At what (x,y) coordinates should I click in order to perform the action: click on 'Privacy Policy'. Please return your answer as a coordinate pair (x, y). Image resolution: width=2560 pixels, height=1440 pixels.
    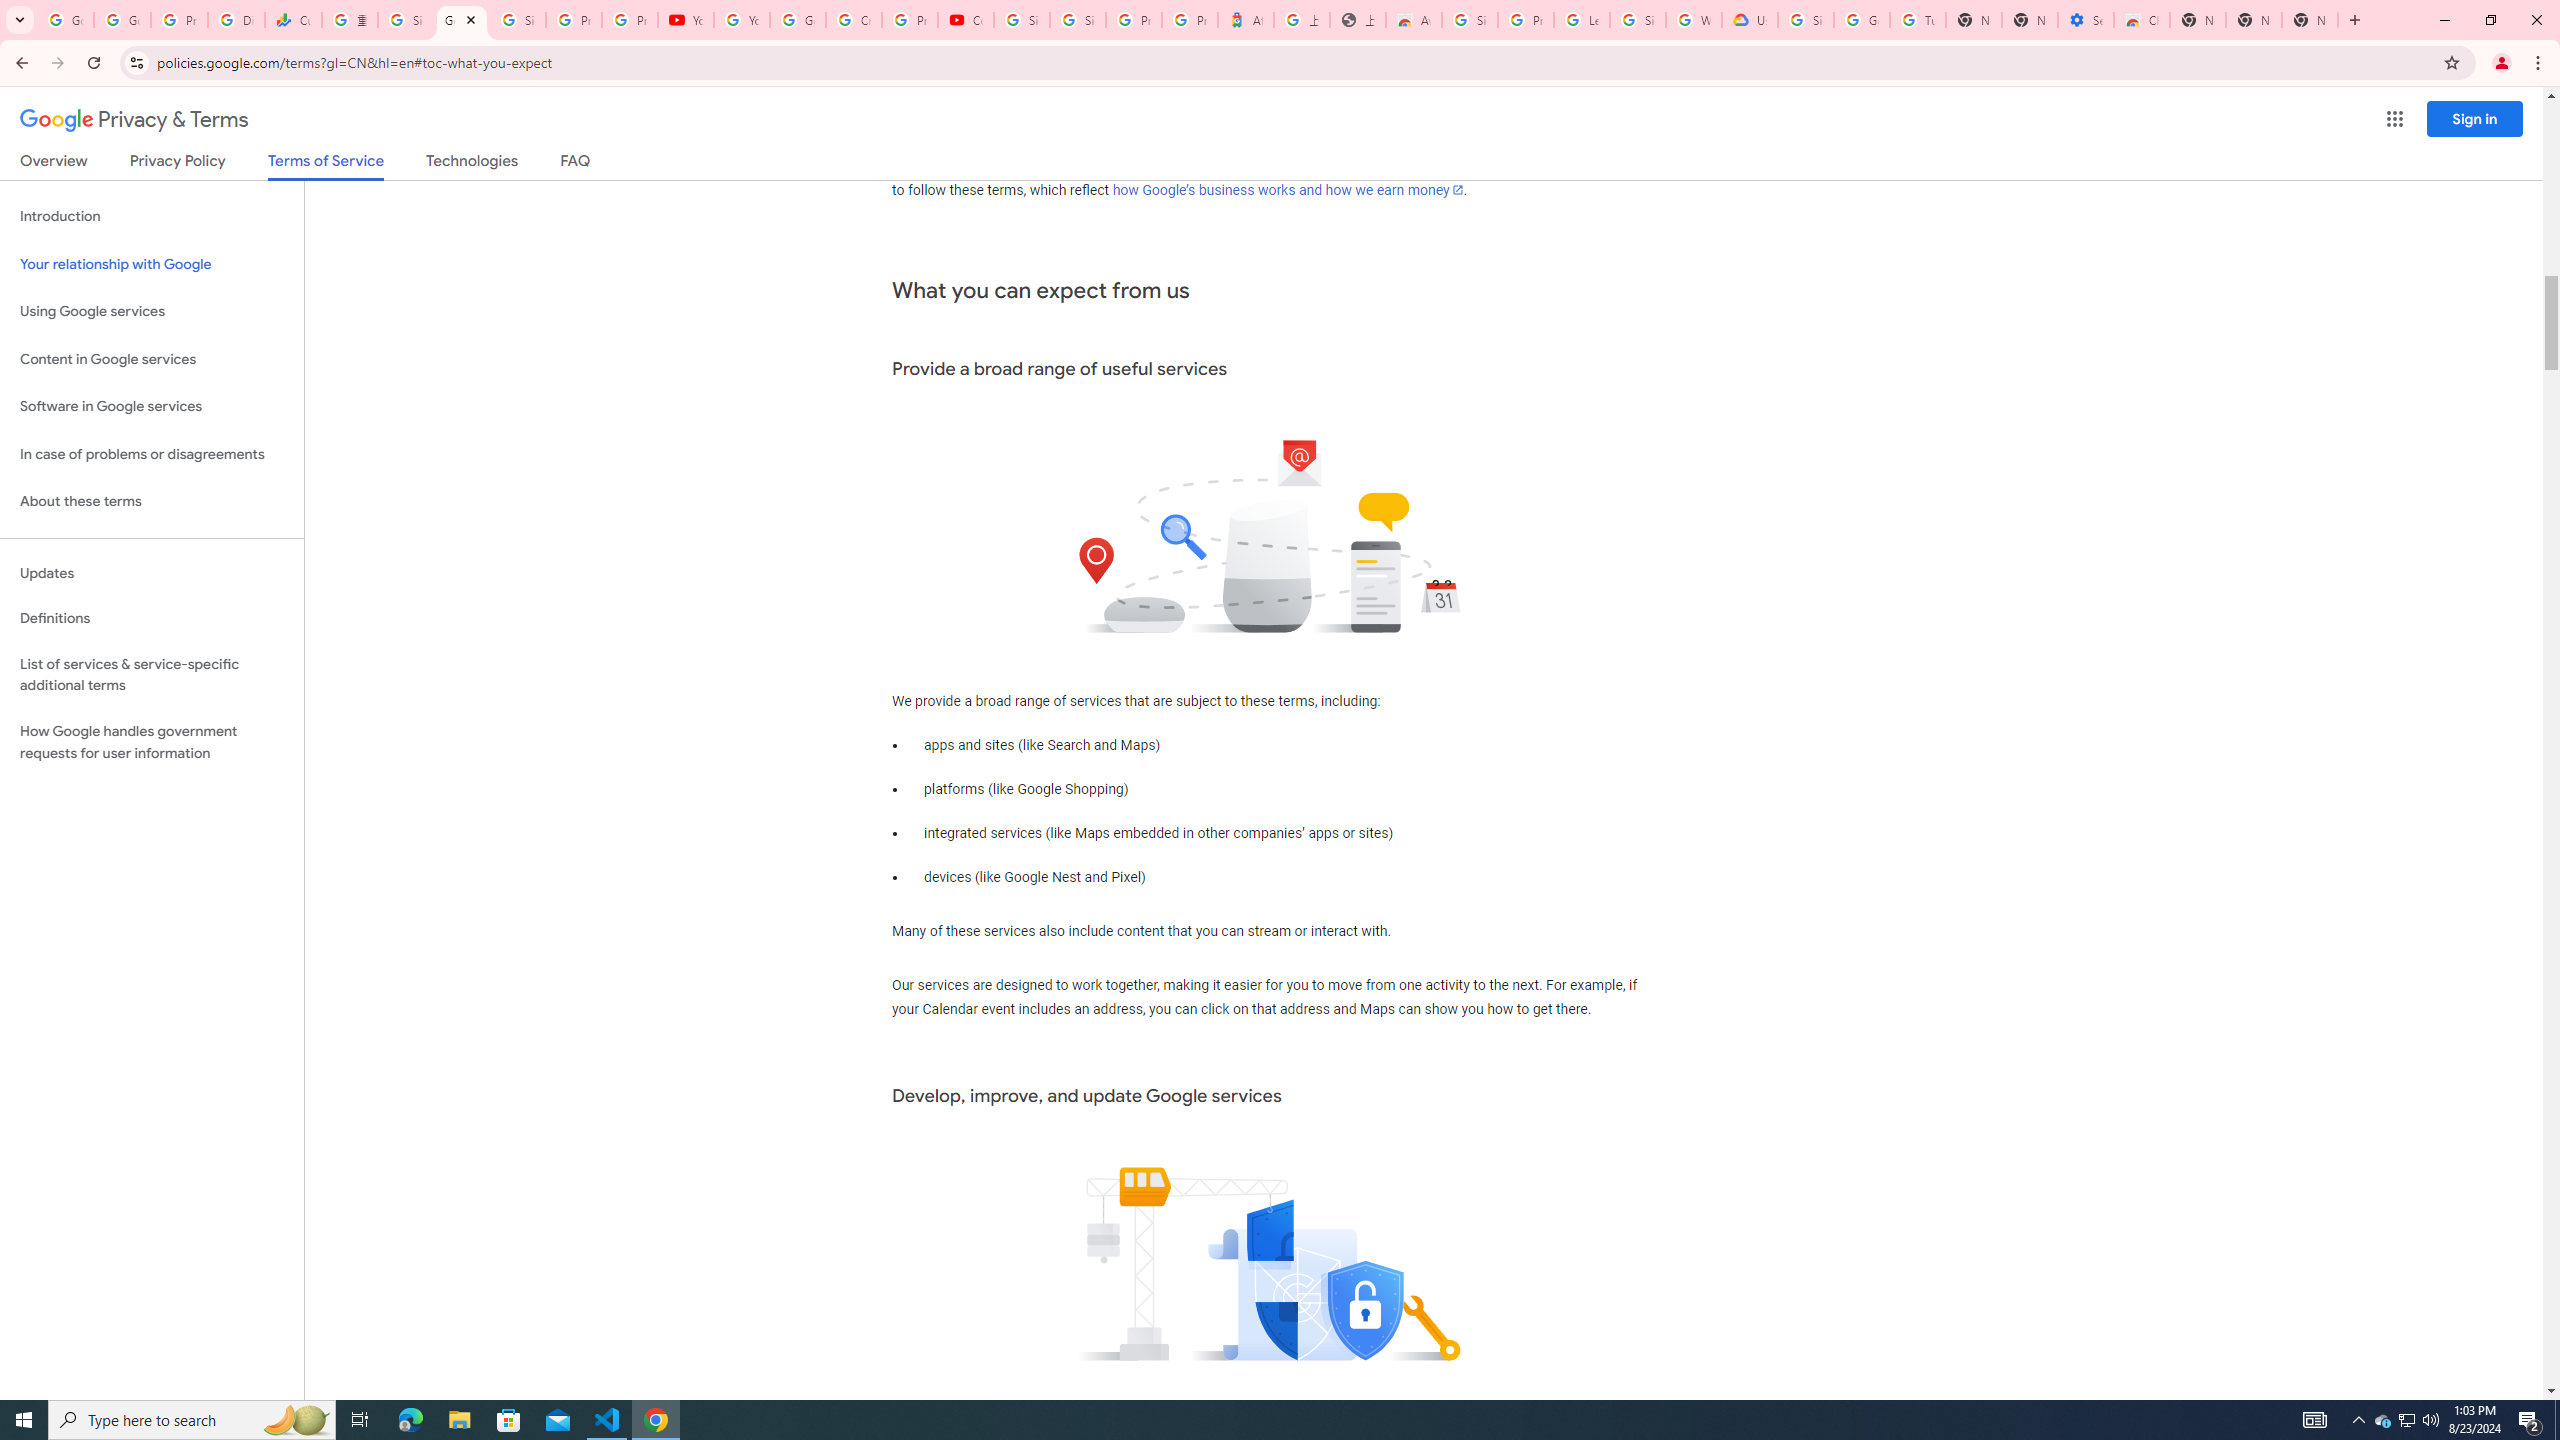
    Looking at the image, I should click on (175, 164).